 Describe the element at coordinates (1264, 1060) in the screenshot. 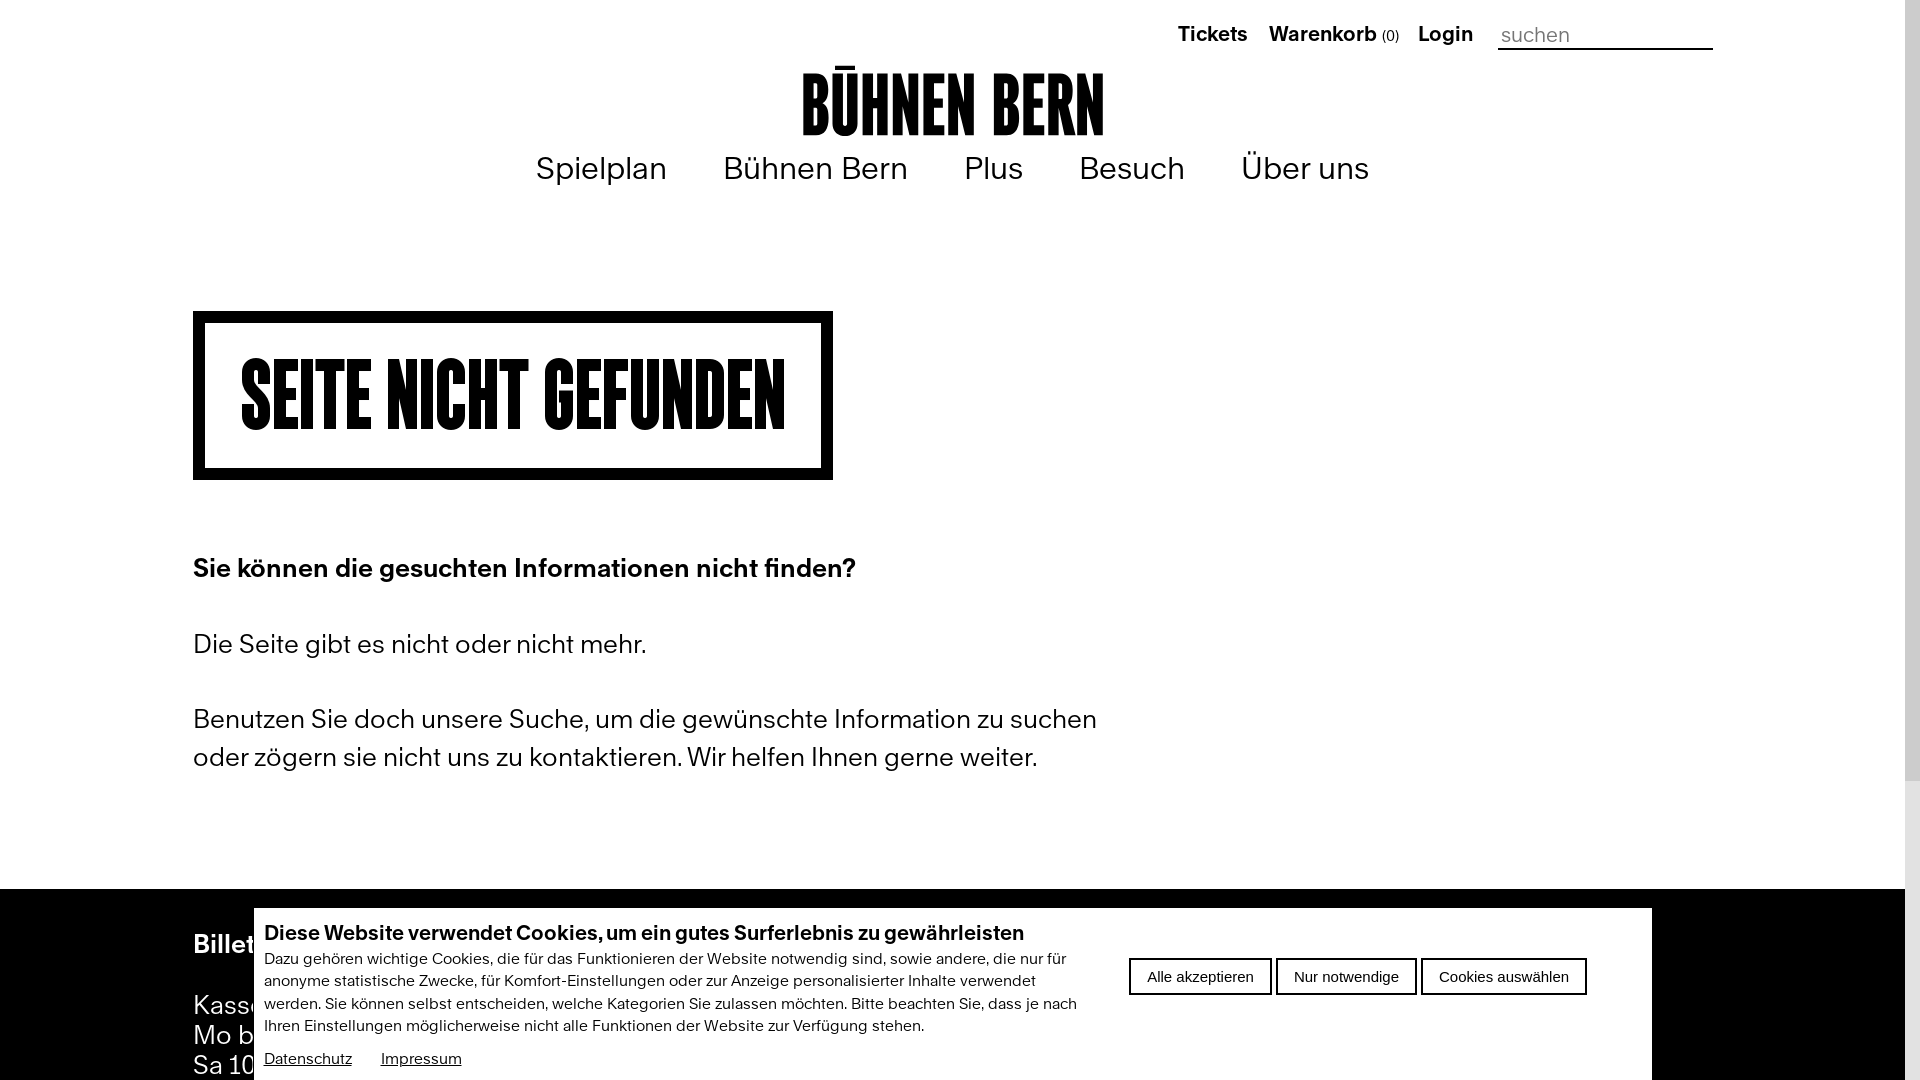

I see `'AGB'` at that location.